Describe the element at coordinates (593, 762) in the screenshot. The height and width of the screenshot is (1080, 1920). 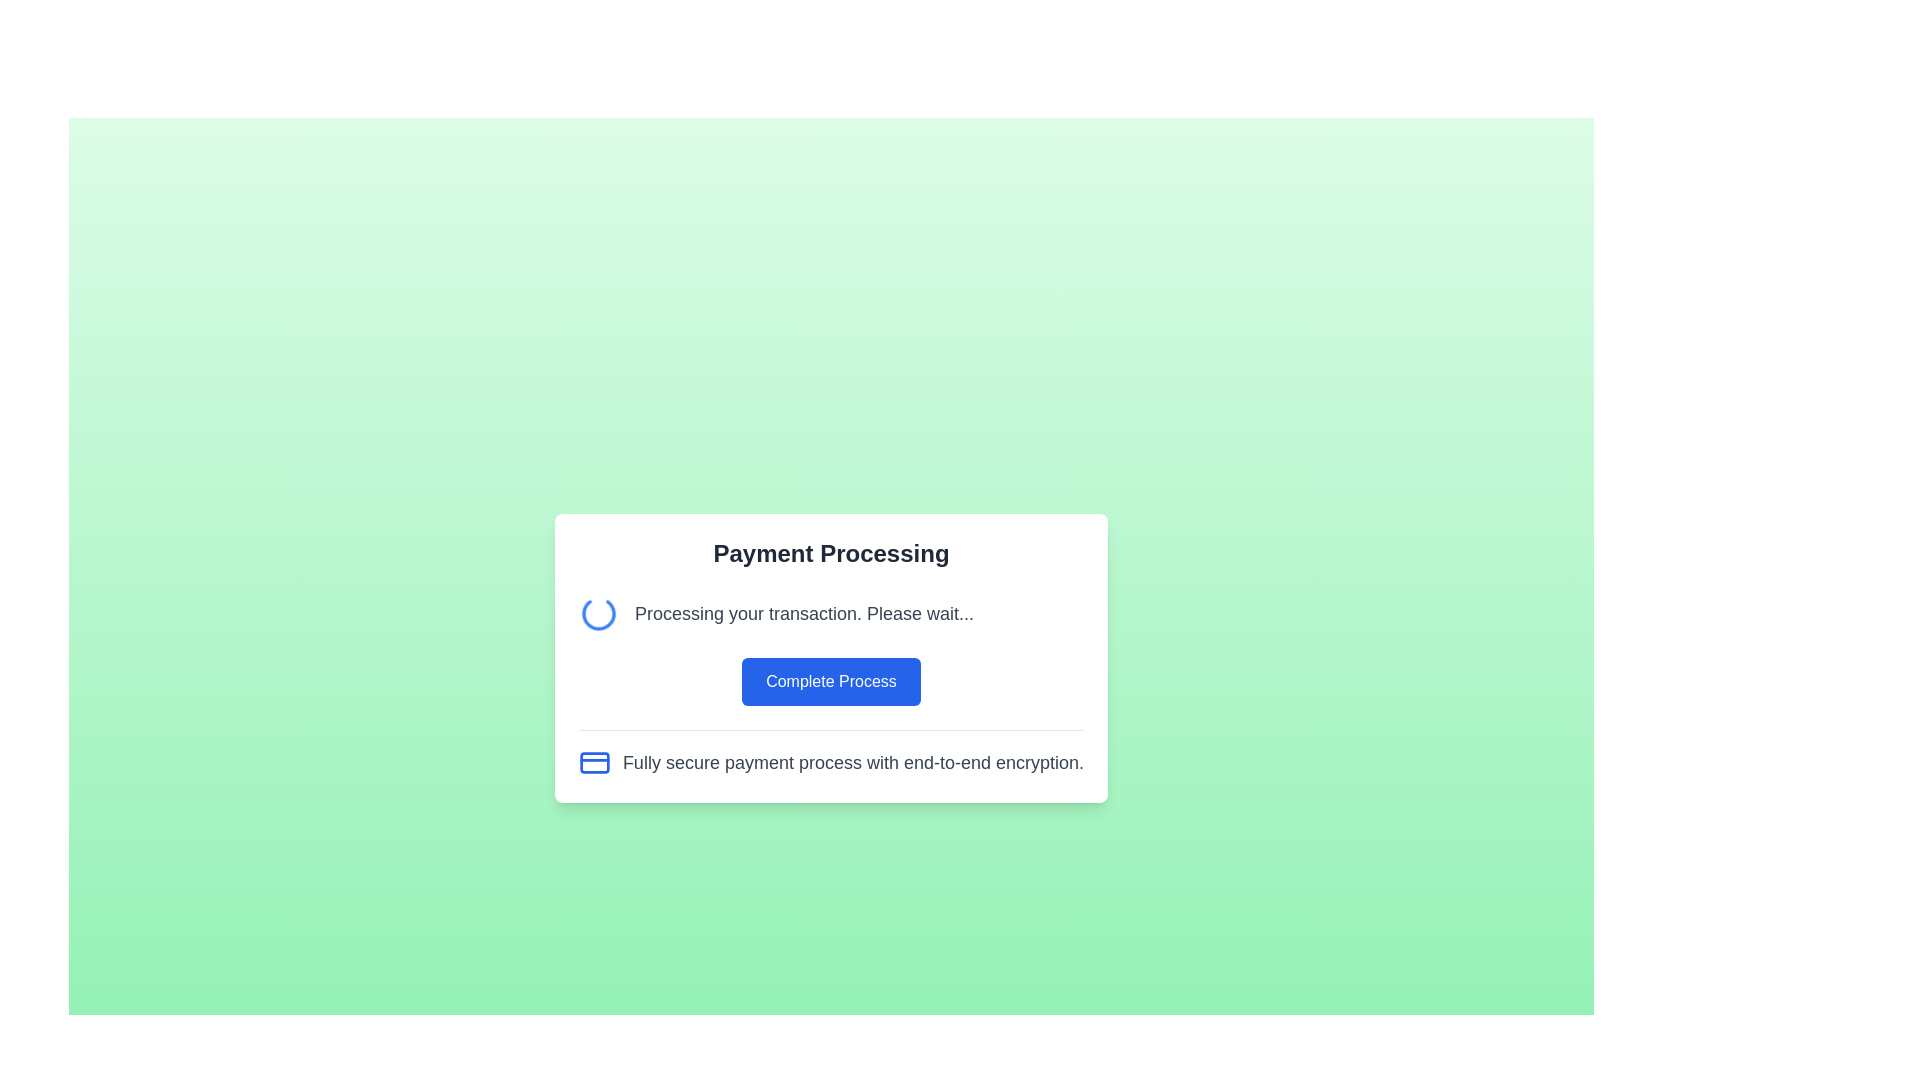
I see `the rectangular icon element with a blue border located near the lower-right corner of the central modal, which is associated with a fully secure payment process` at that location.